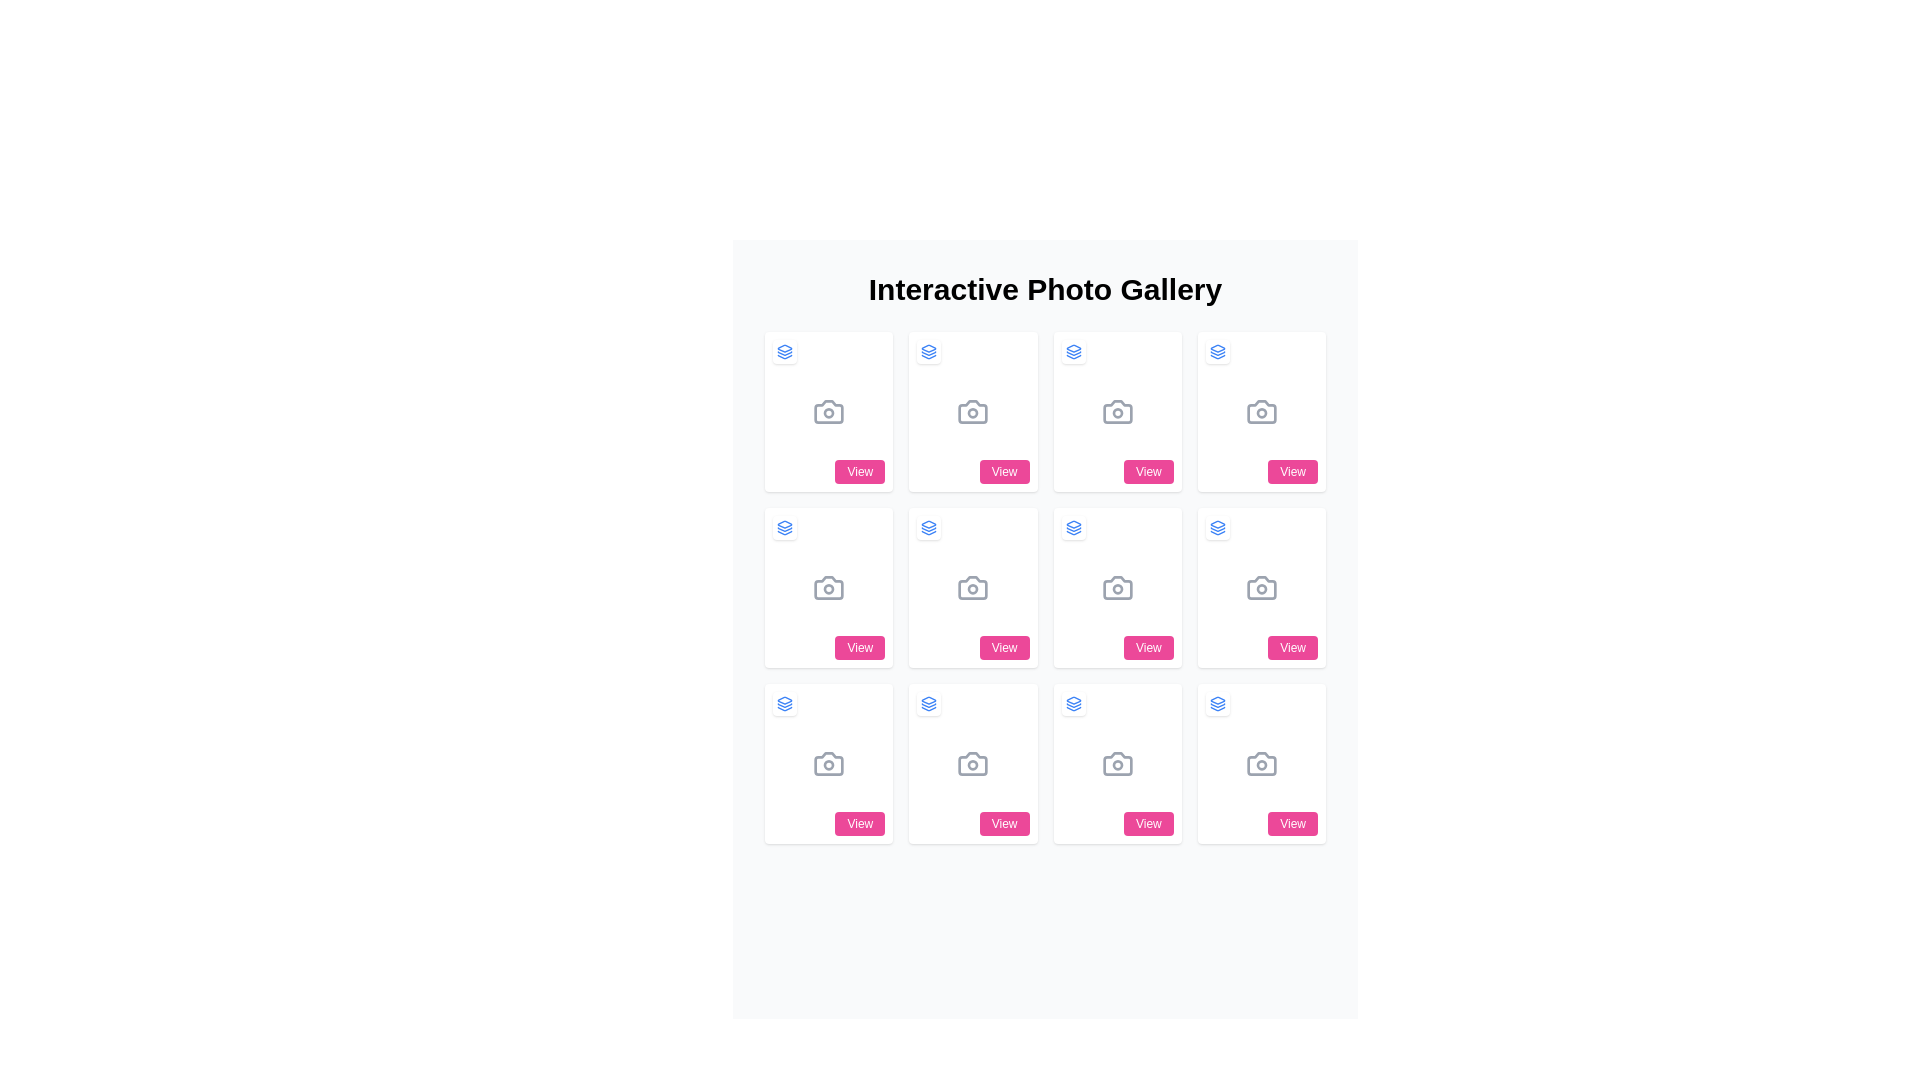 The width and height of the screenshot is (1920, 1080). I want to click on the card with a camera icon and a pink 'View' button, so click(1260, 763).